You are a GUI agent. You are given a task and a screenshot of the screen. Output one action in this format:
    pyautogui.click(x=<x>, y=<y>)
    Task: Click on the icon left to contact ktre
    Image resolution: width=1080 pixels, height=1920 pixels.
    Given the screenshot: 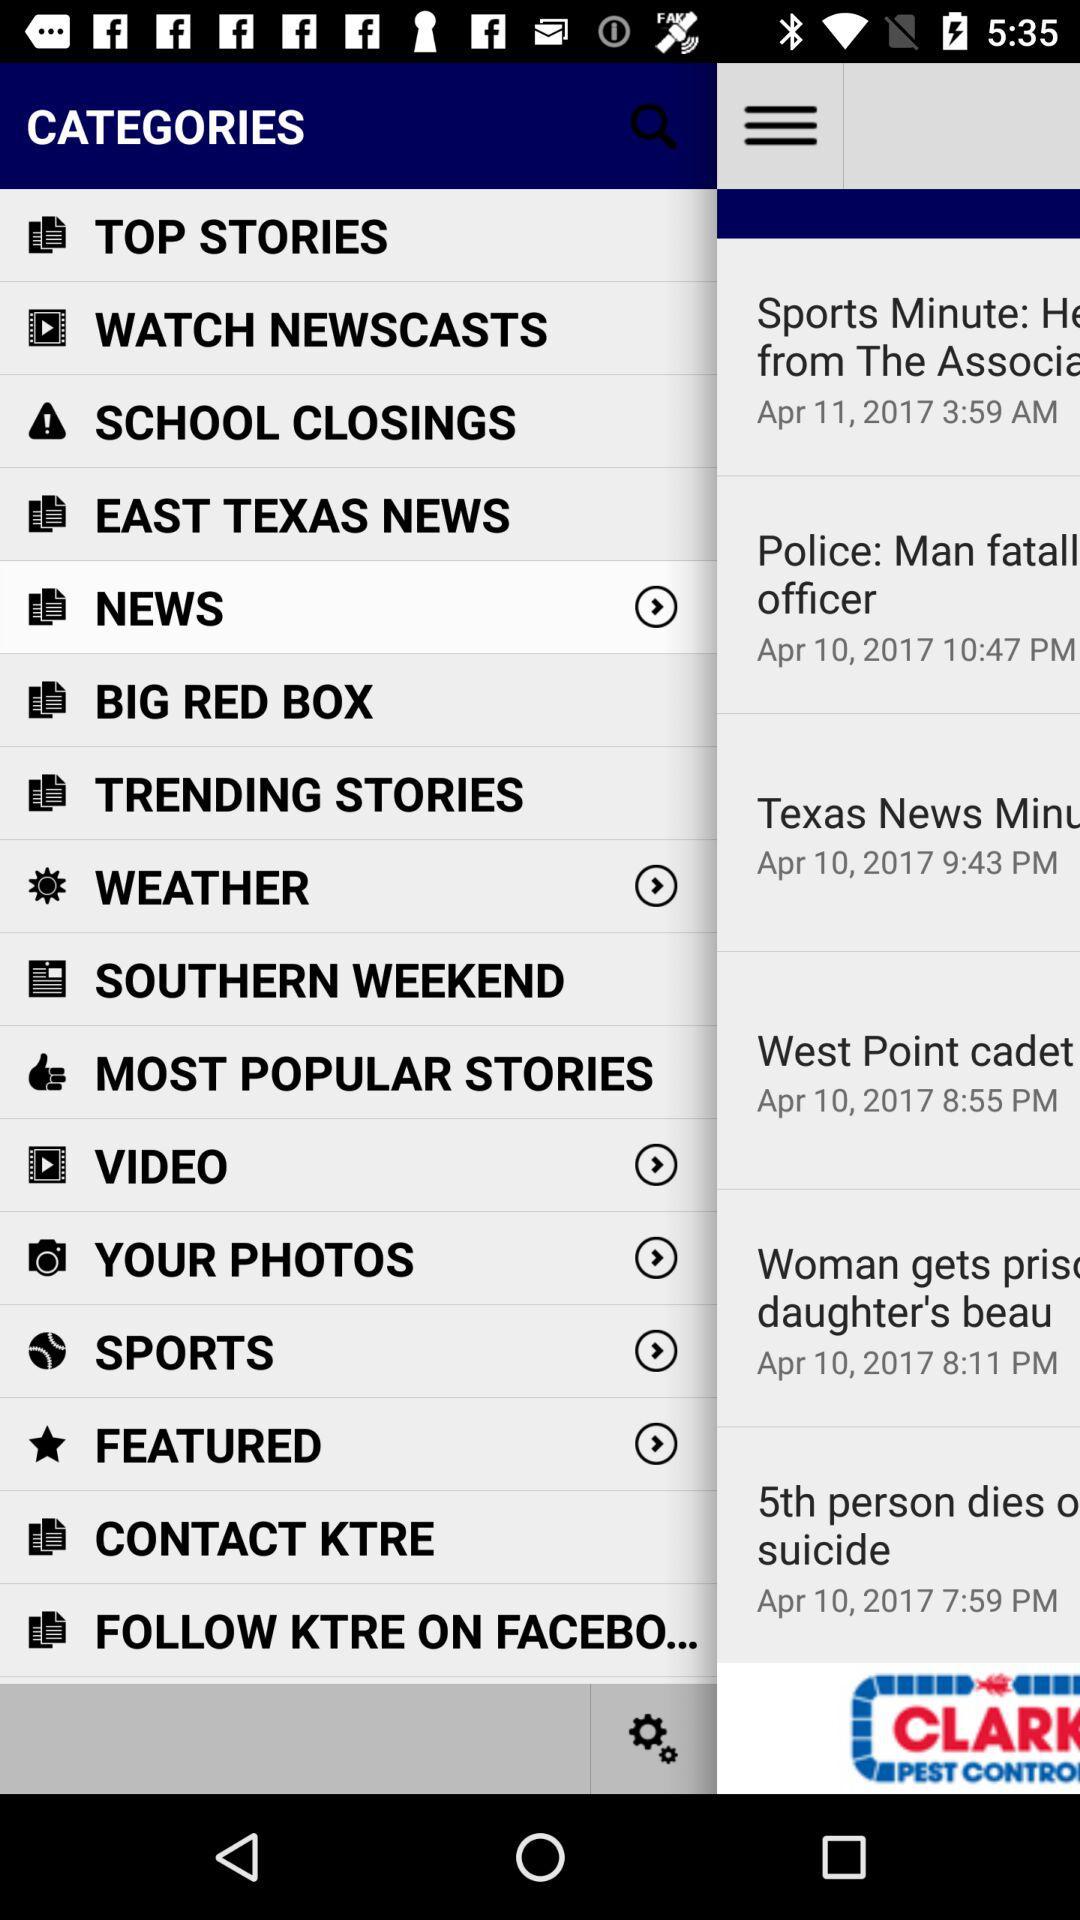 What is the action you would take?
    pyautogui.click(x=45, y=1535)
    